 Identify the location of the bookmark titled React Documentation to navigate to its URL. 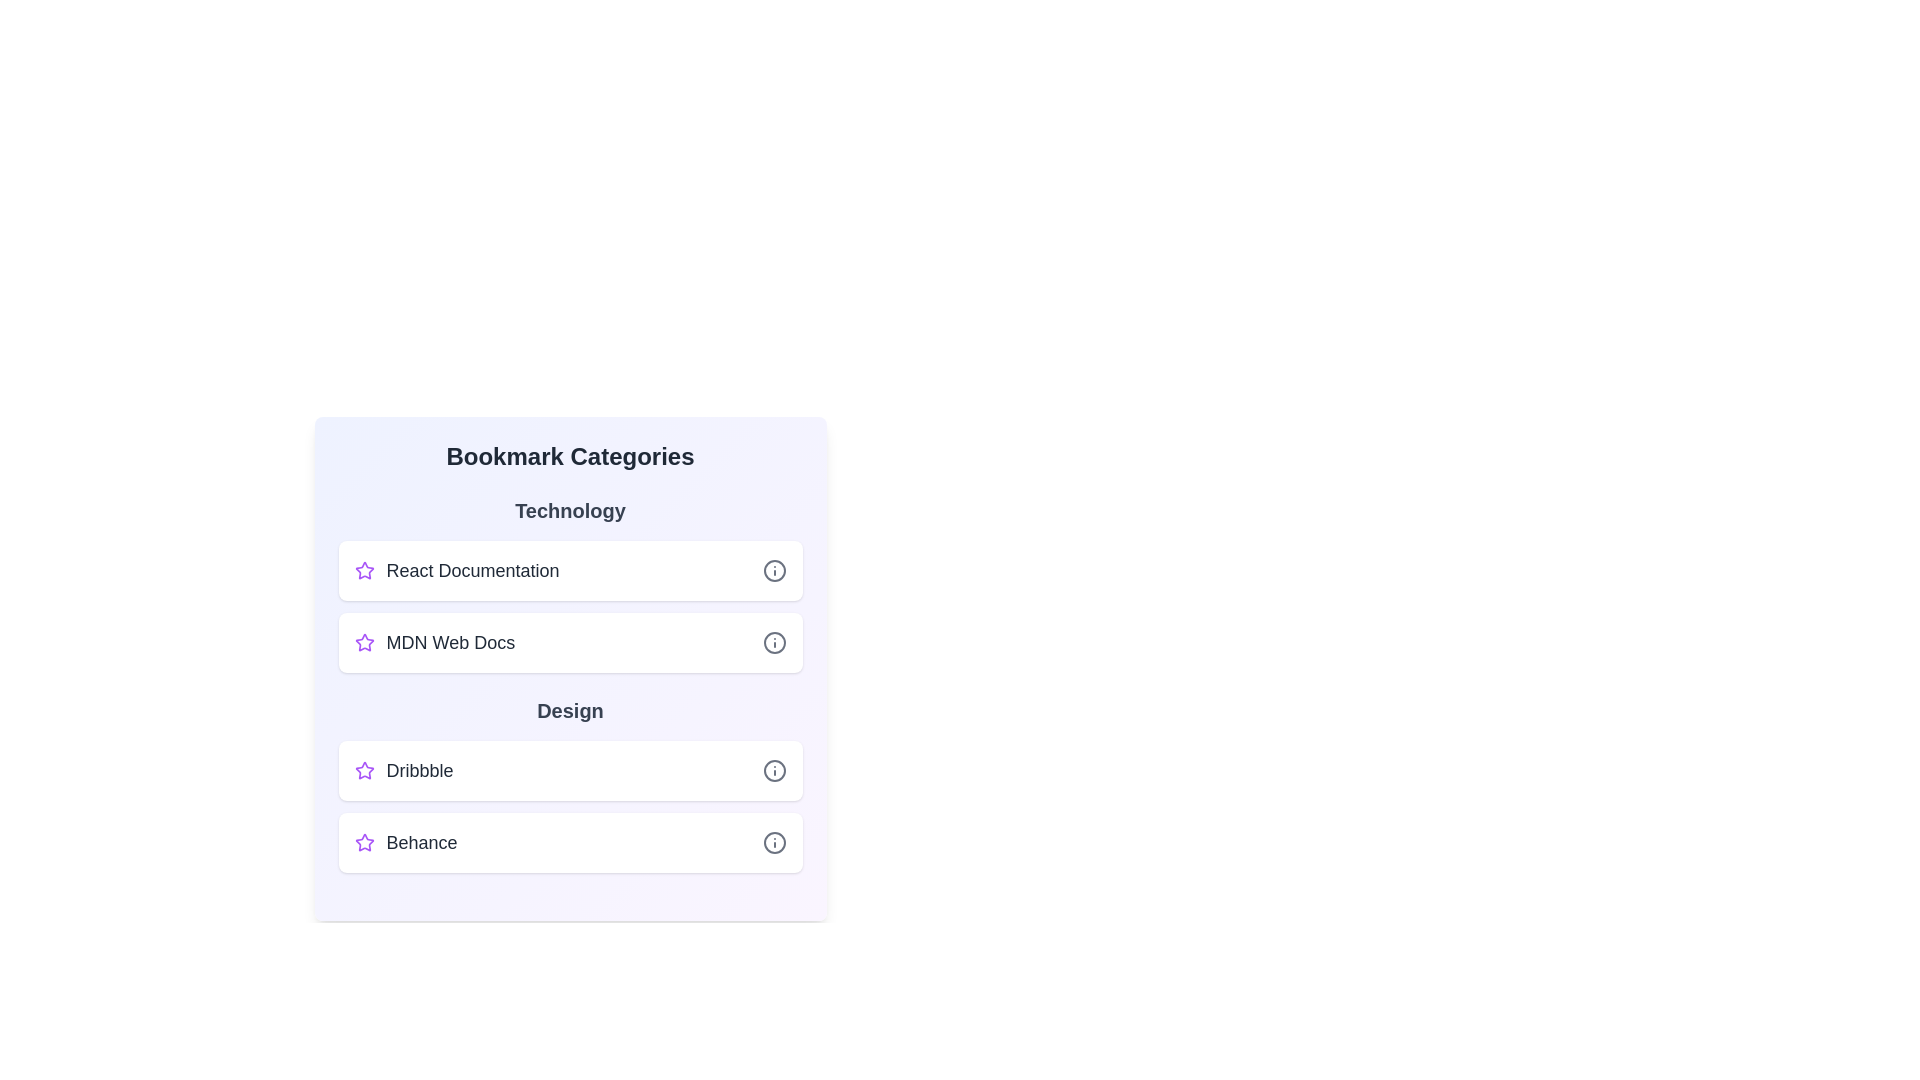
(472, 570).